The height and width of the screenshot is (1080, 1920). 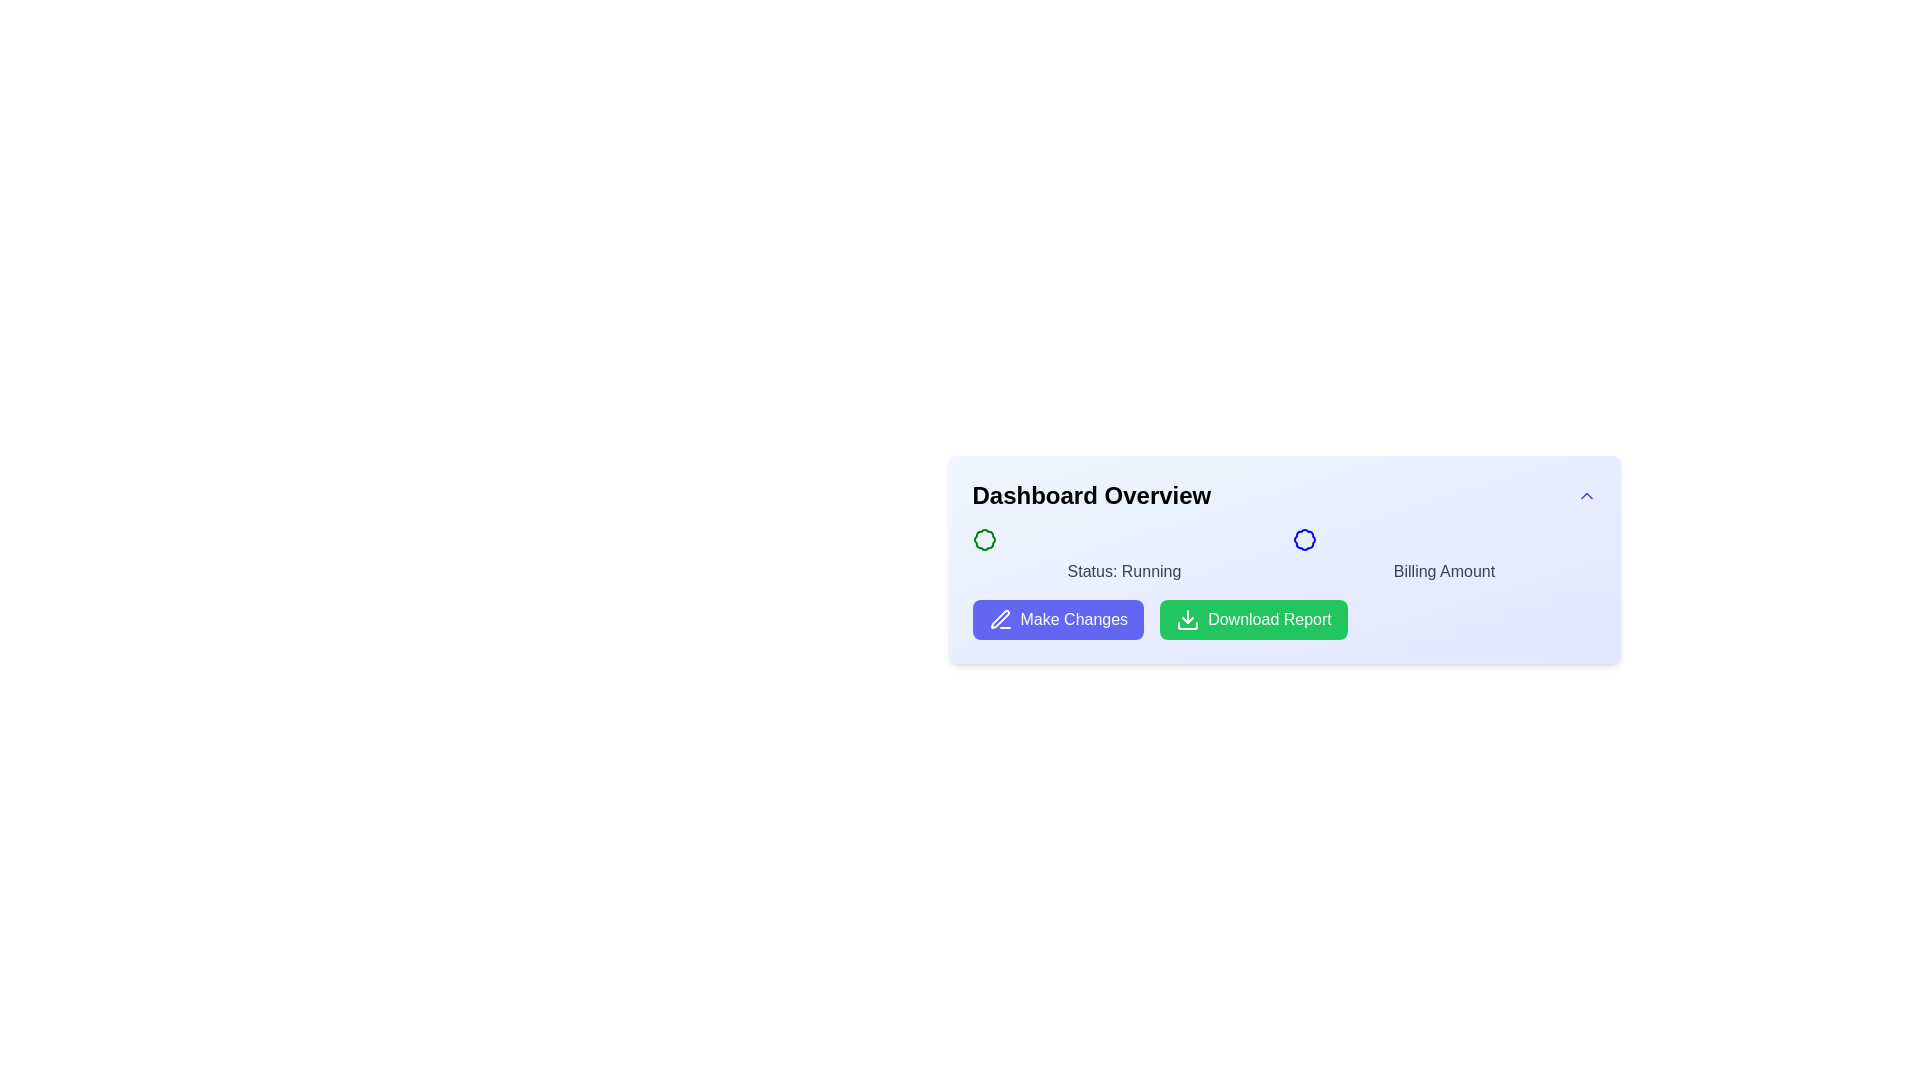 What do you see at coordinates (984, 540) in the screenshot?
I see `the circular badge with a green outline and white center located in the 'Dashboard Overview' section, adjacent to the text 'Status: Running'` at bounding box center [984, 540].